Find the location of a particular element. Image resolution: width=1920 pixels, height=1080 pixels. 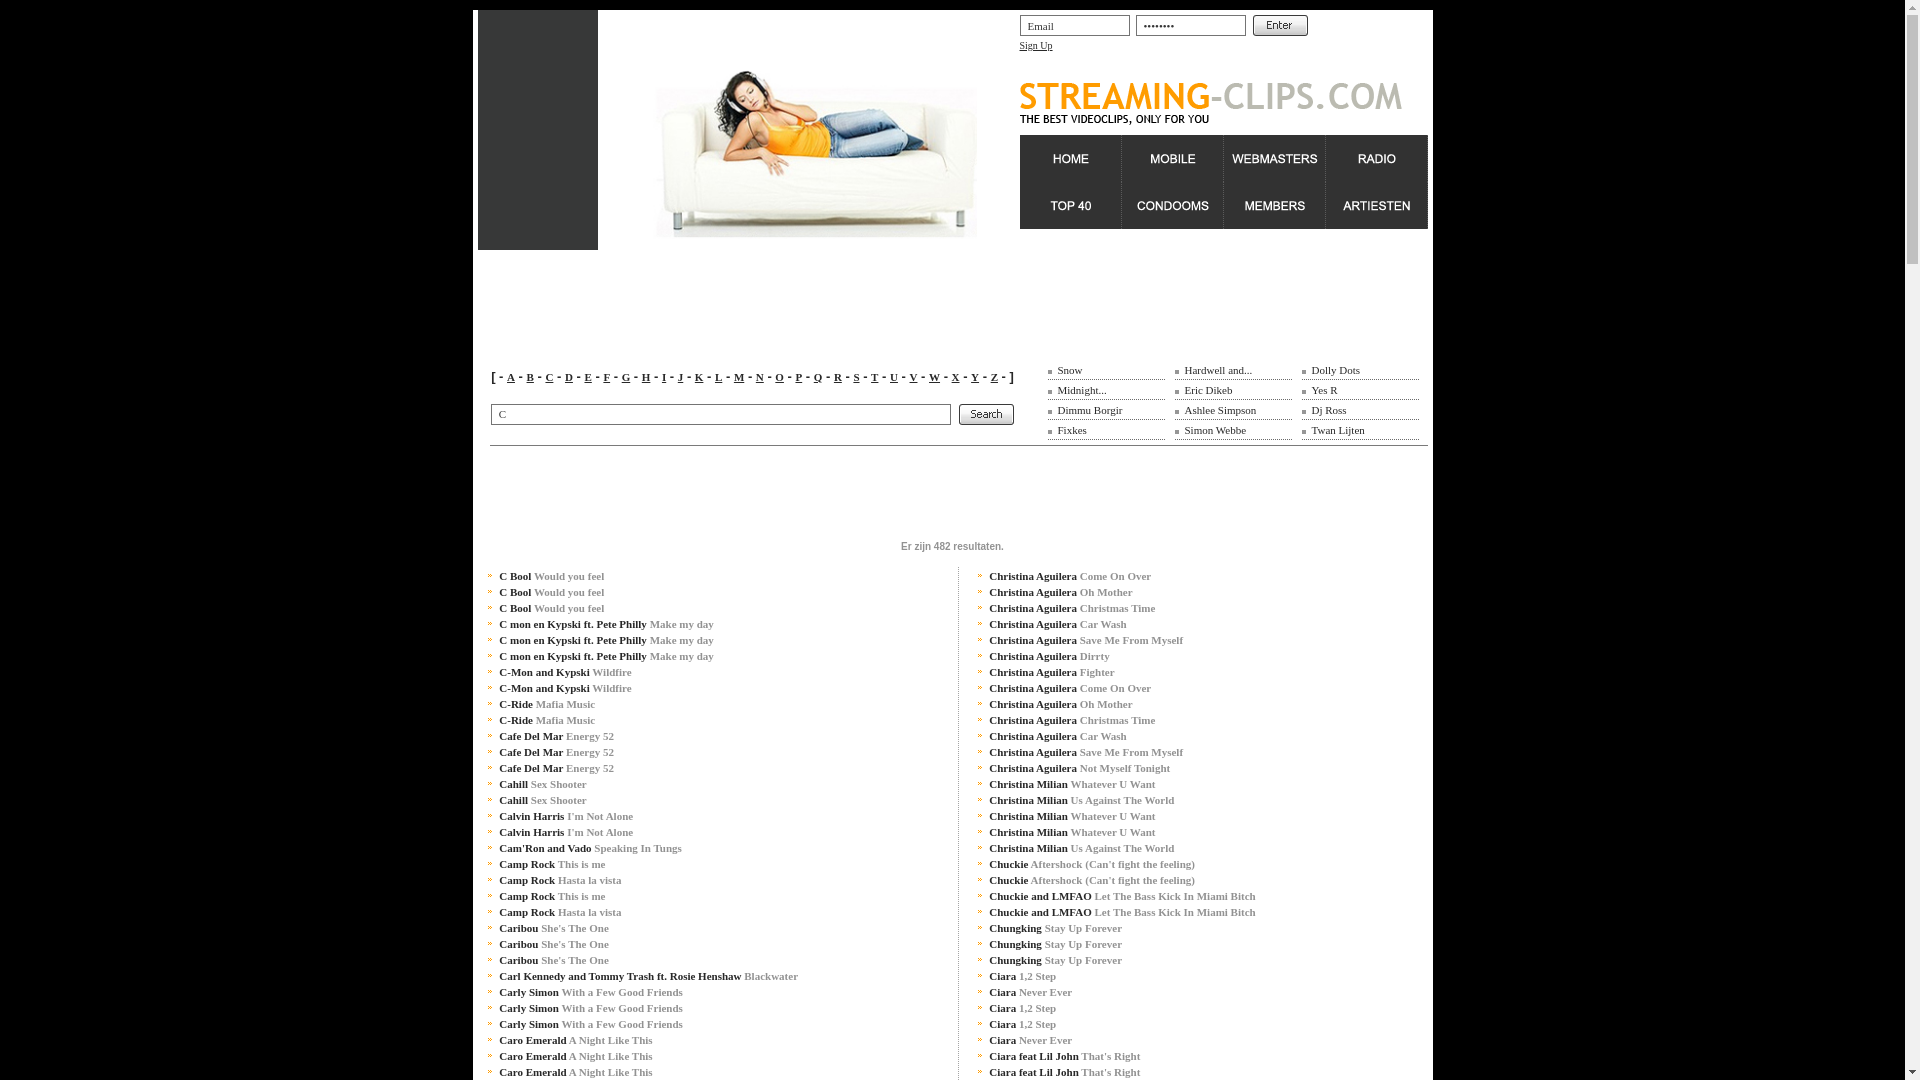

'Christina Aguilera Oh Mother' is located at coordinates (1059, 703).